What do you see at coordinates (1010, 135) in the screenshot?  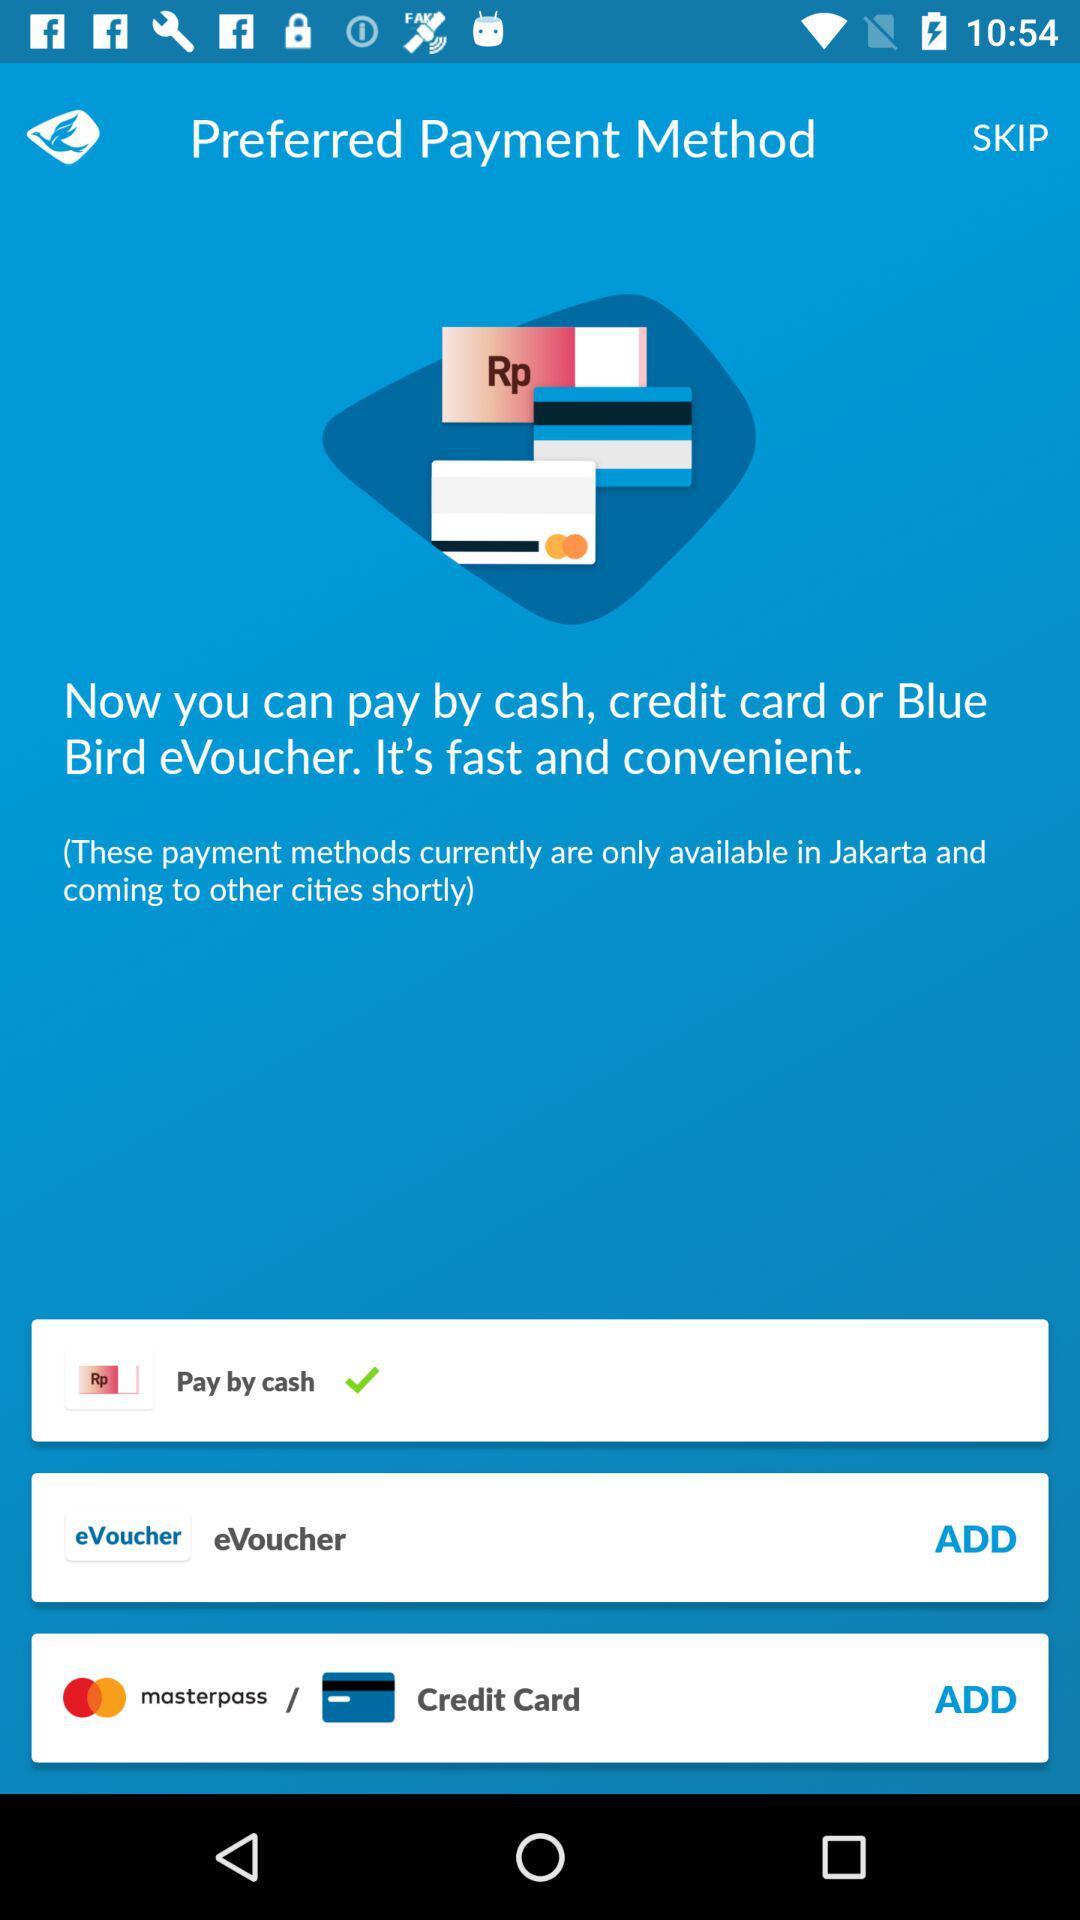 I see `icon to the right of preferred payment method icon` at bounding box center [1010, 135].